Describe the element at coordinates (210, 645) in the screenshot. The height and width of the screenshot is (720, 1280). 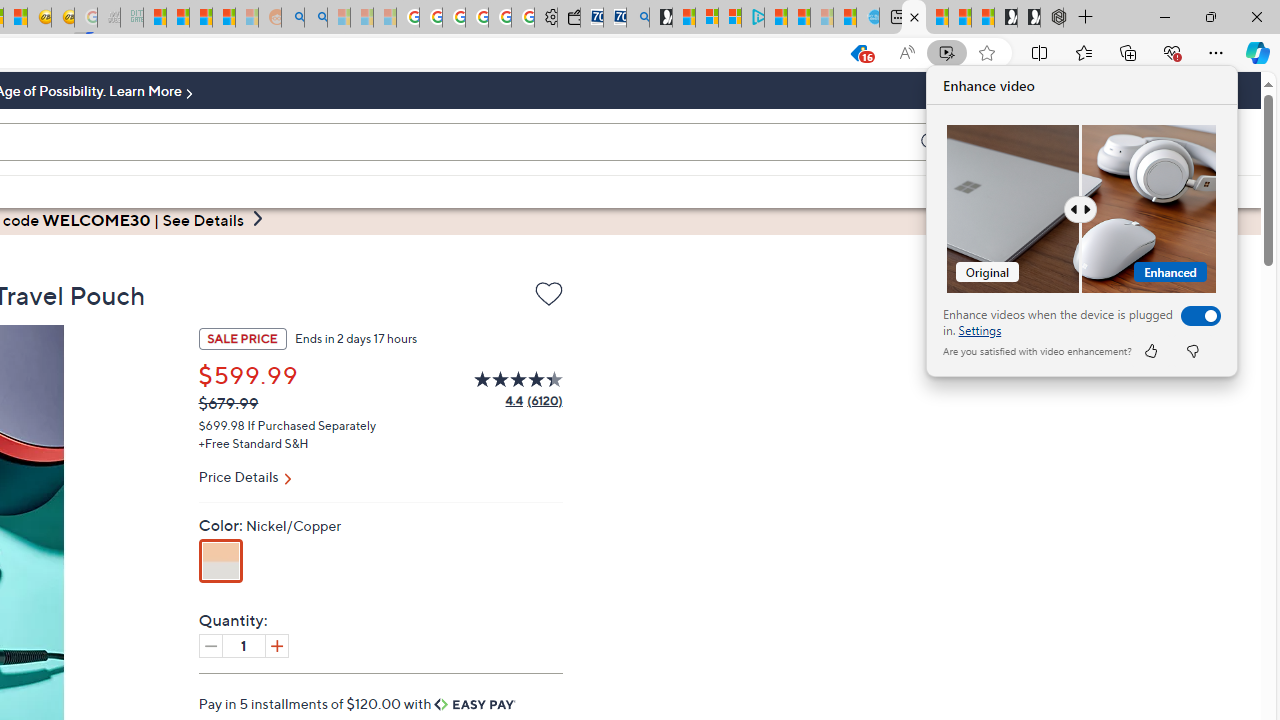
I see `'Decrease quantity by 1'` at that location.